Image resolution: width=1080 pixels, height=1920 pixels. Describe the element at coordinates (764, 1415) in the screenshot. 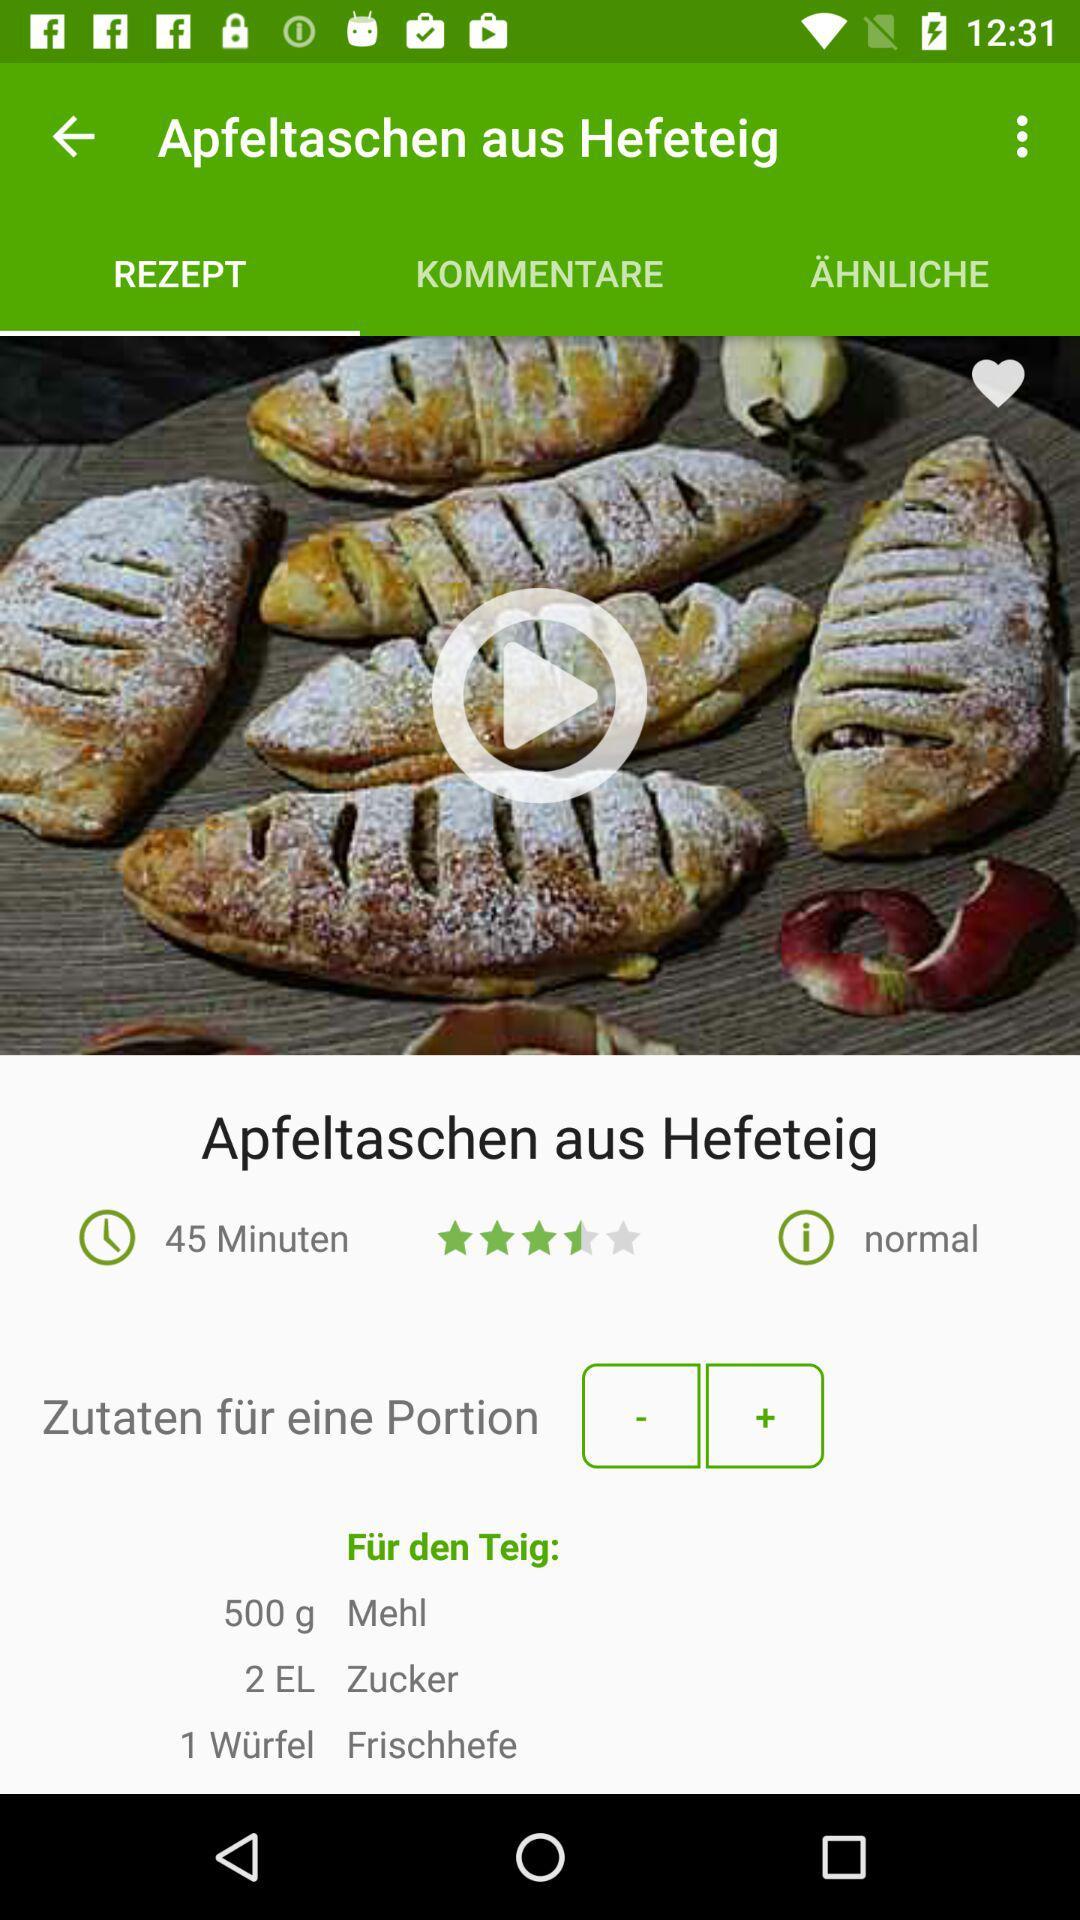

I see `the button with` at that location.